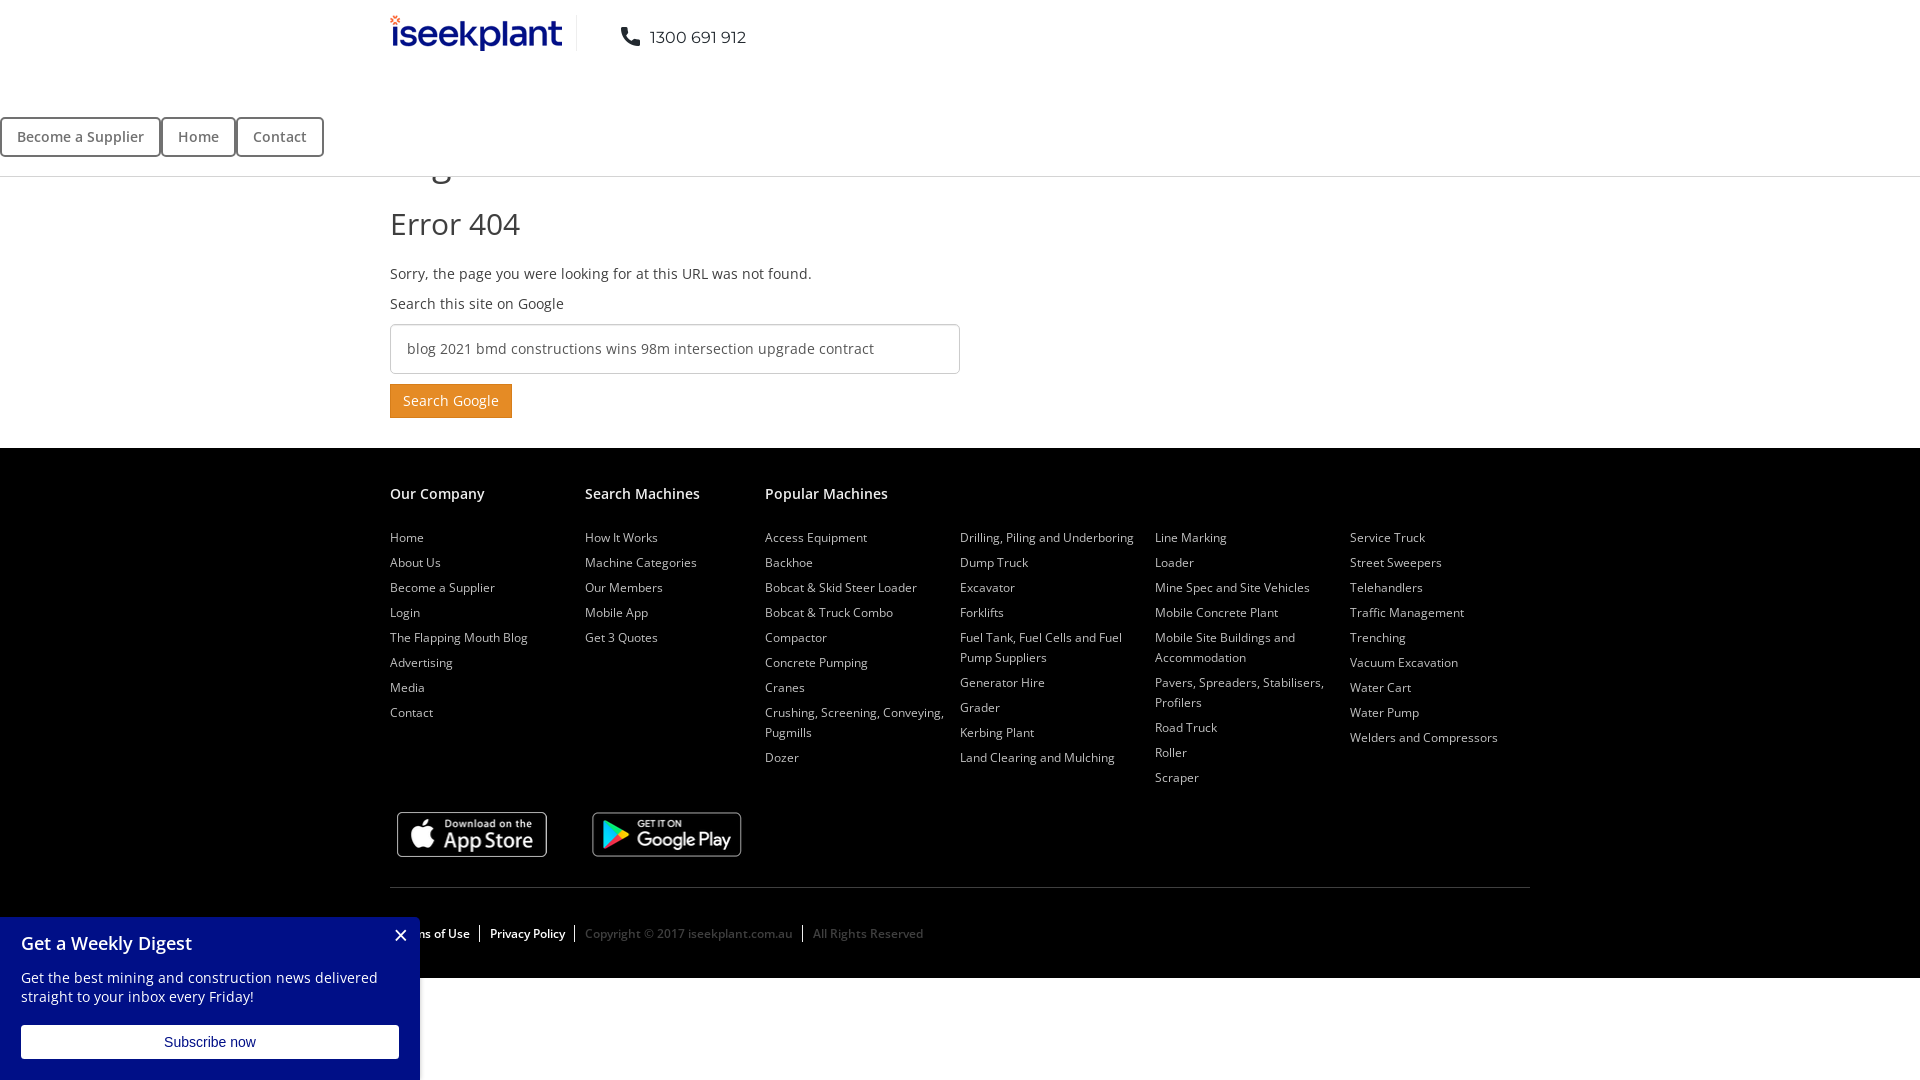 The width and height of the screenshot is (1920, 1080). I want to click on 'About Us', so click(389, 562).